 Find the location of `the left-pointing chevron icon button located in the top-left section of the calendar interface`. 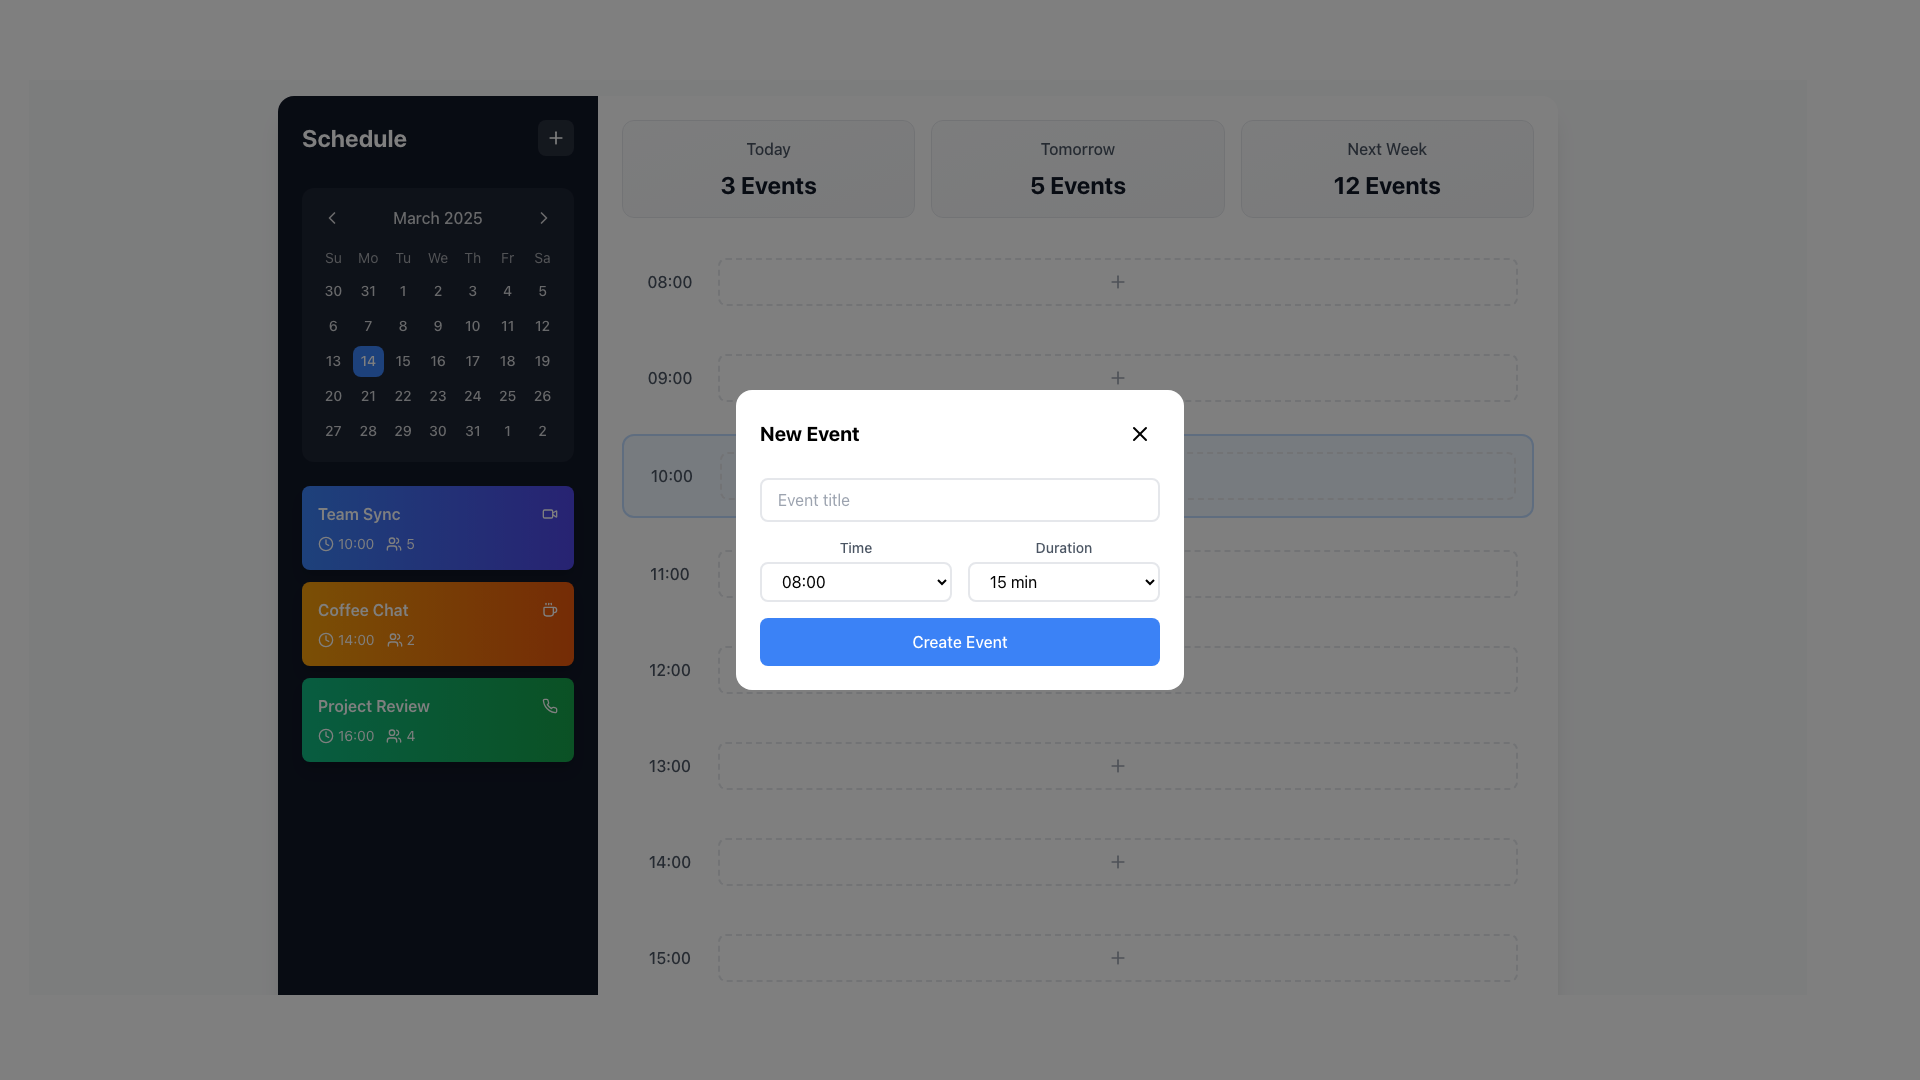

the left-pointing chevron icon button located in the top-left section of the calendar interface is located at coordinates (331, 218).